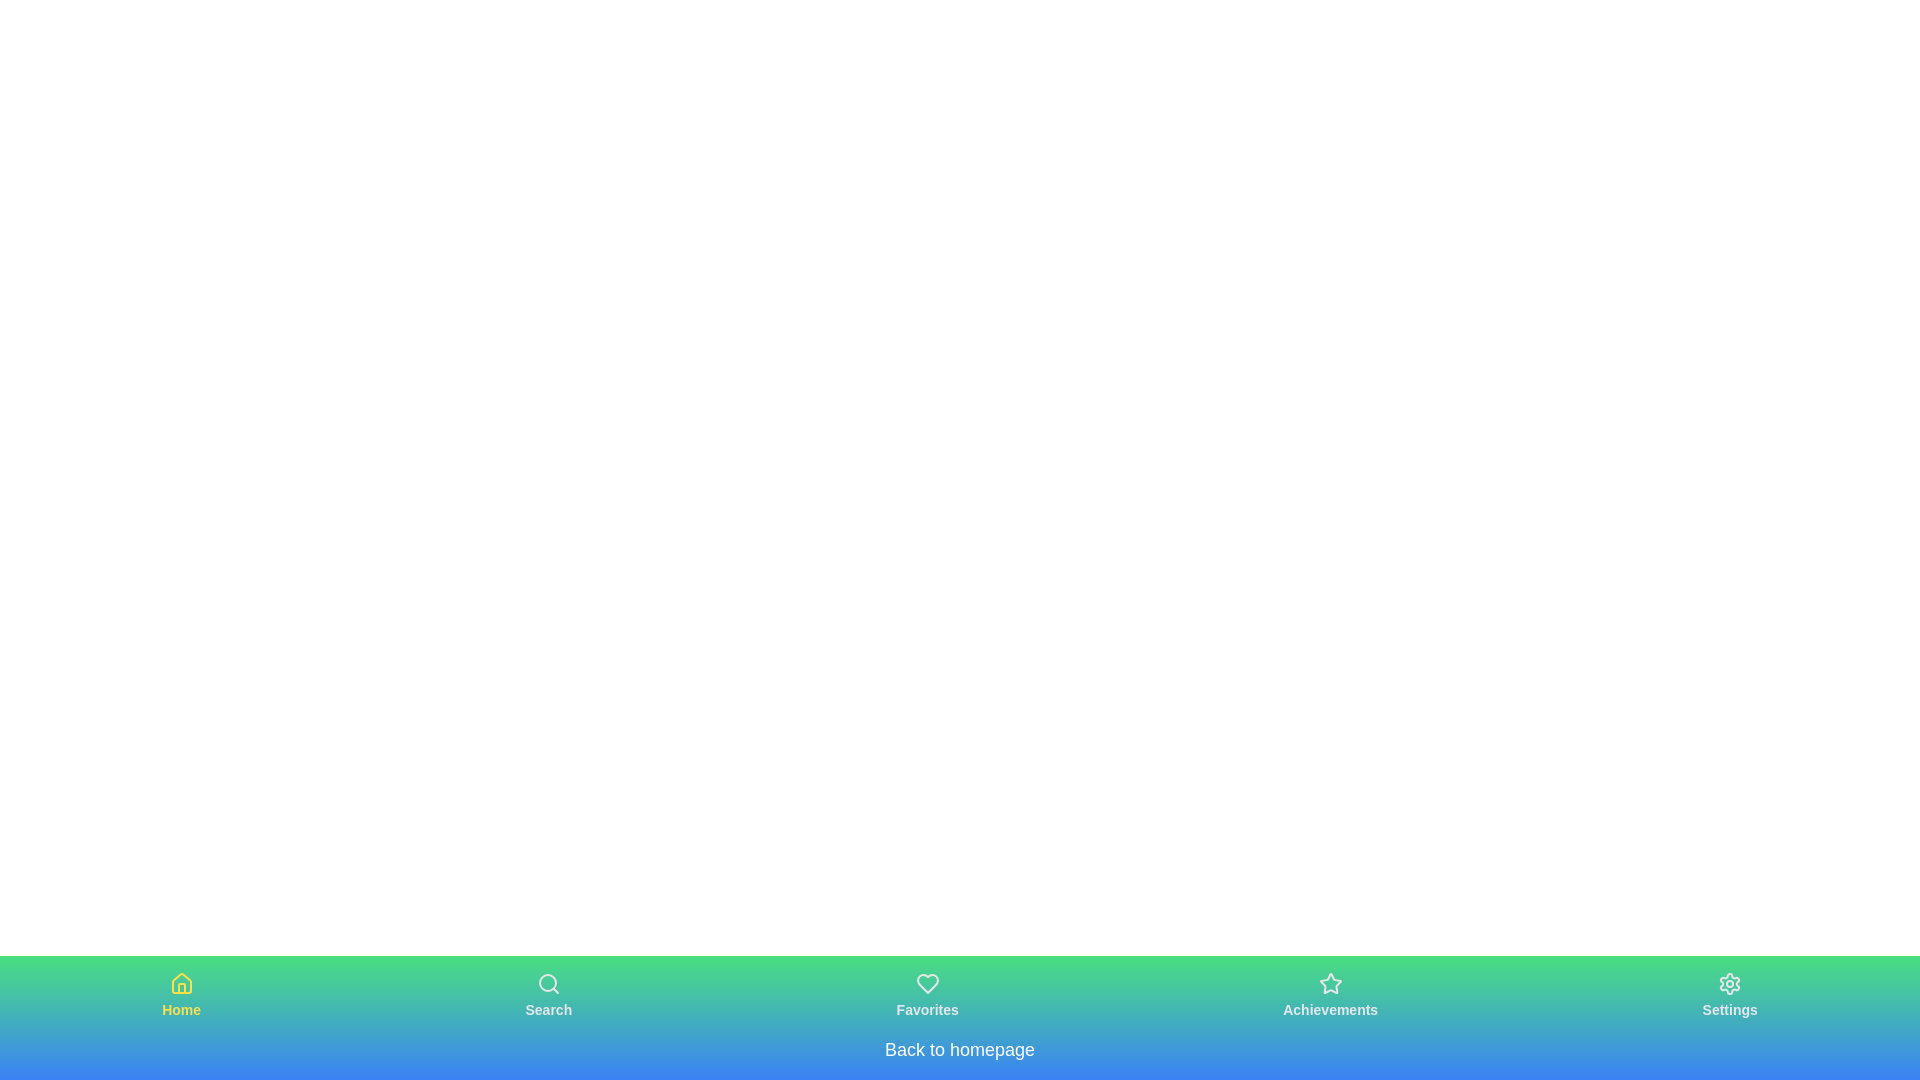 The width and height of the screenshot is (1920, 1080). I want to click on the Settings navigation button, so click(1729, 995).